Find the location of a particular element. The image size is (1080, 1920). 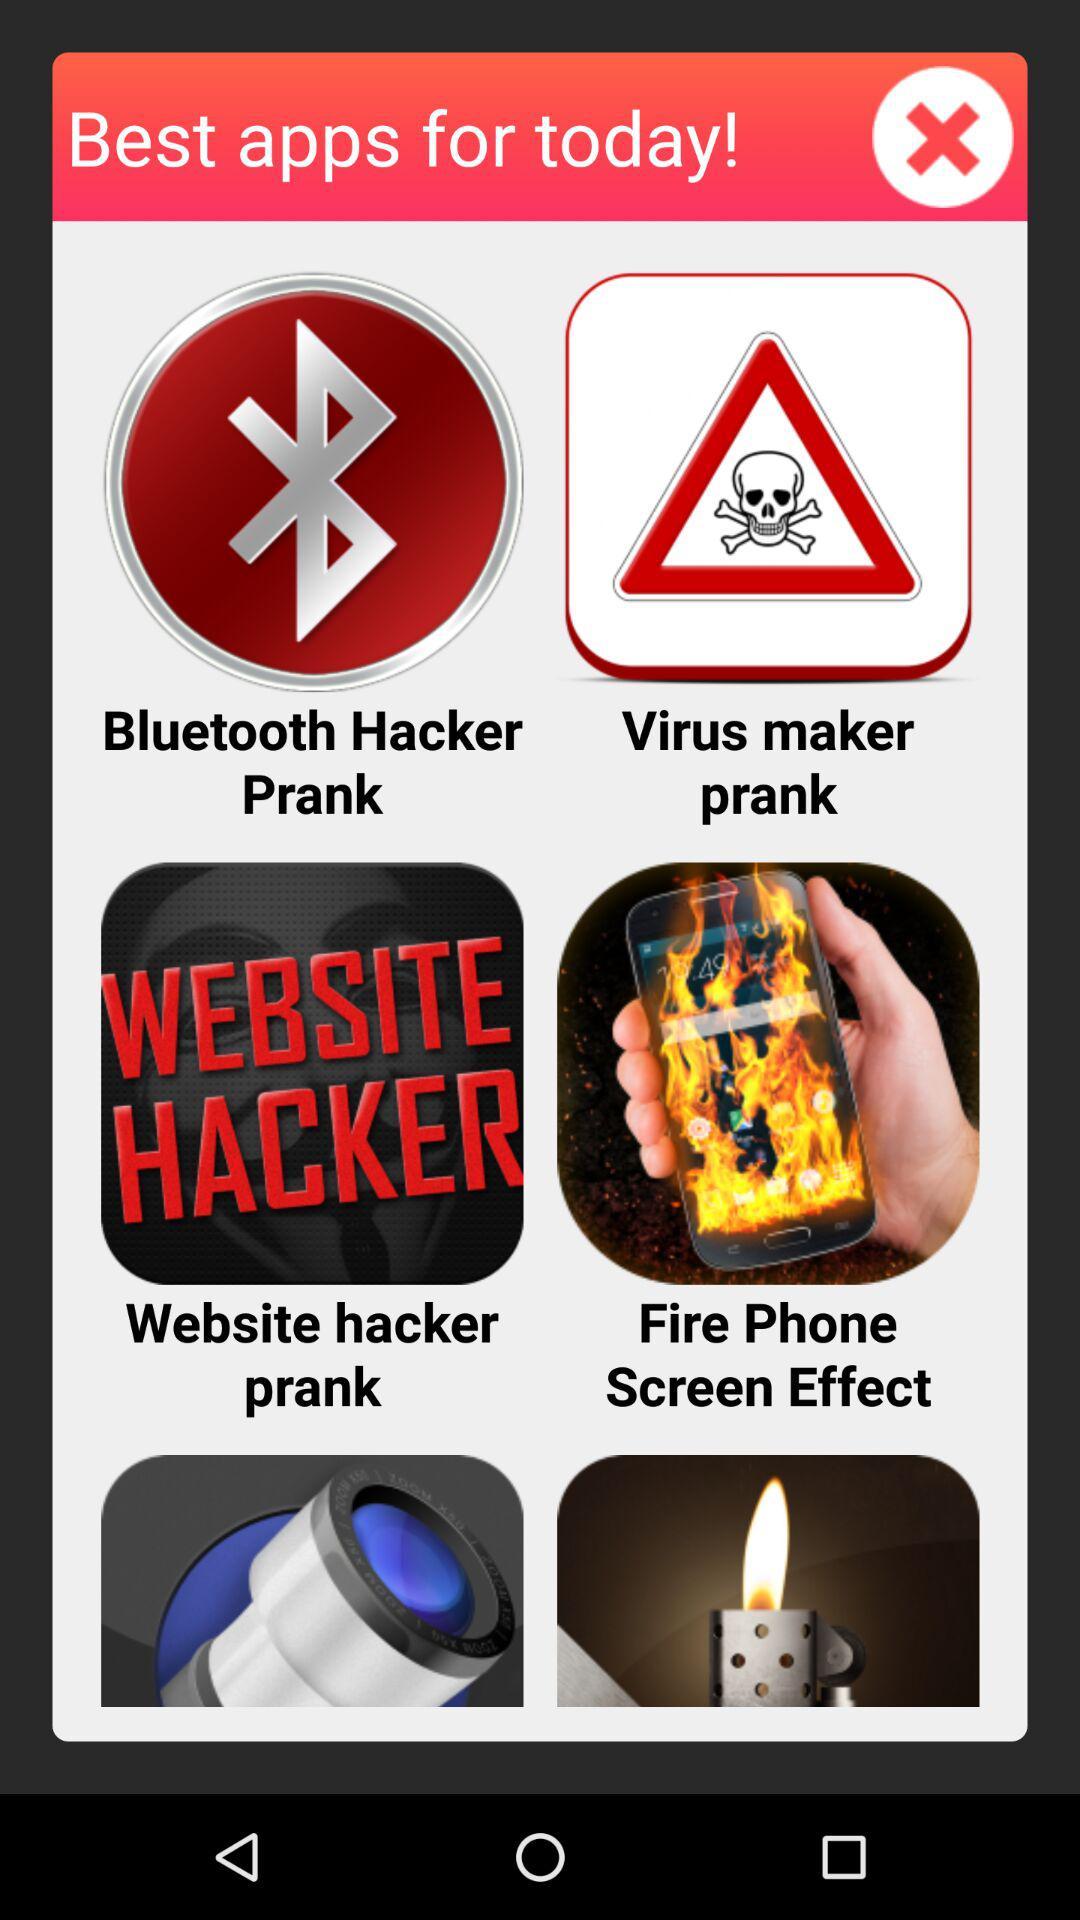

item to the right of best apps for icon is located at coordinates (943, 135).